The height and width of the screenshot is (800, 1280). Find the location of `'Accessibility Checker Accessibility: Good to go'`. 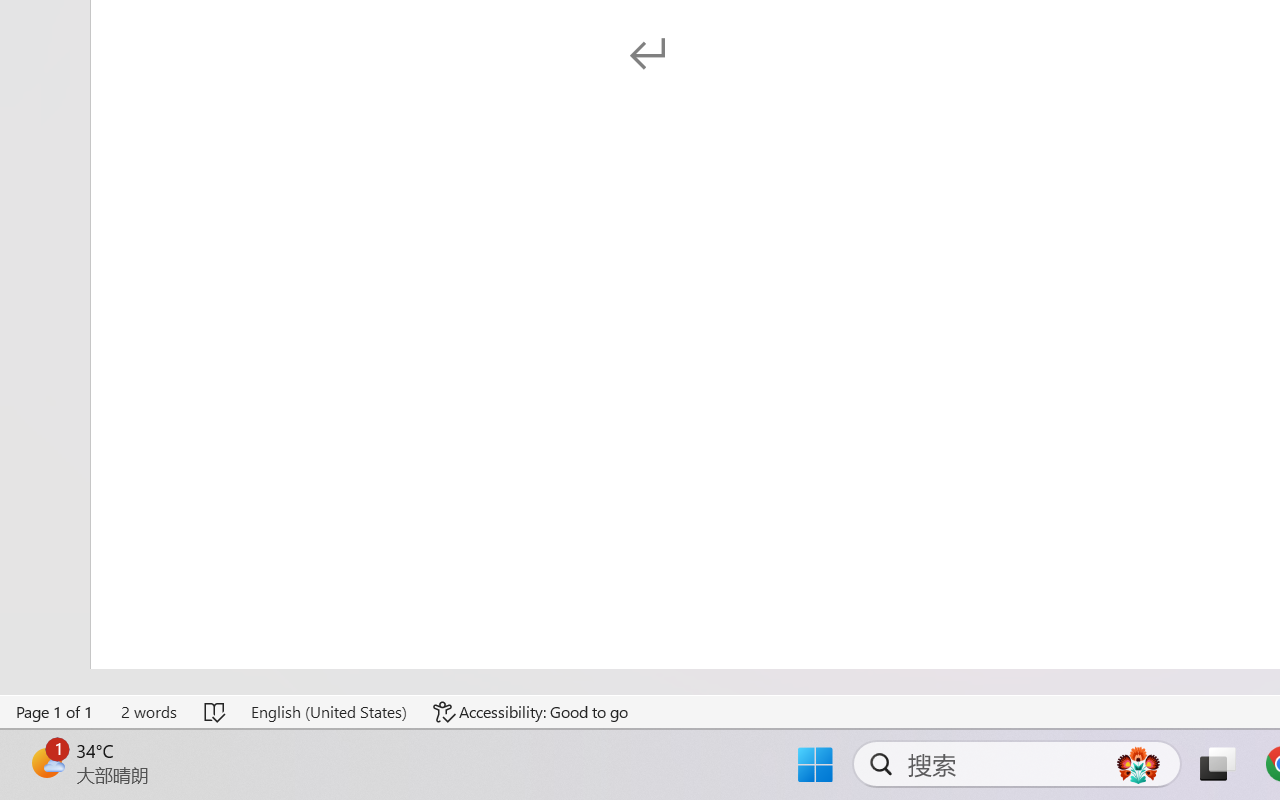

'Accessibility Checker Accessibility: Good to go' is located at coordinates (531, 711).